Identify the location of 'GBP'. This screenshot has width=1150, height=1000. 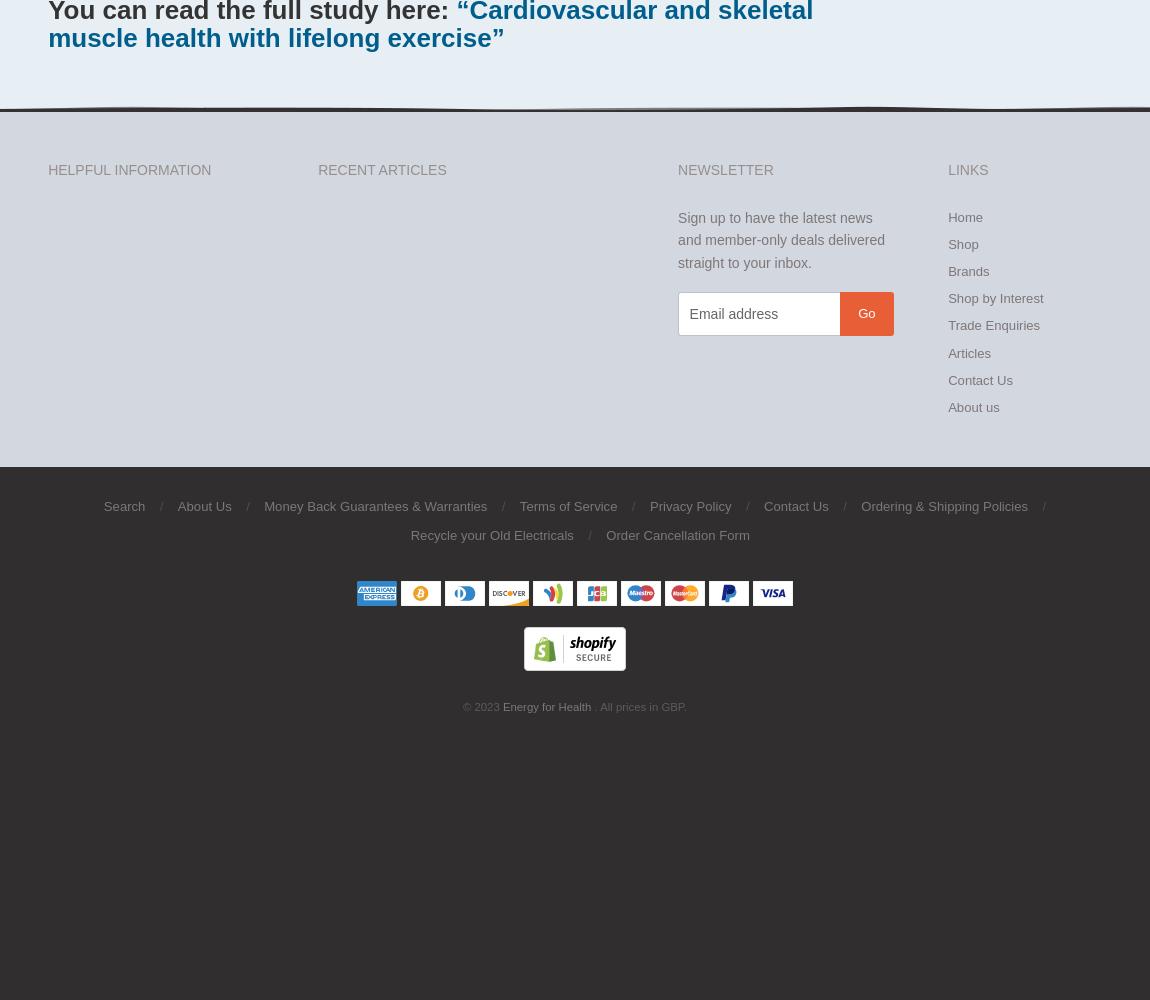
(670, 706).